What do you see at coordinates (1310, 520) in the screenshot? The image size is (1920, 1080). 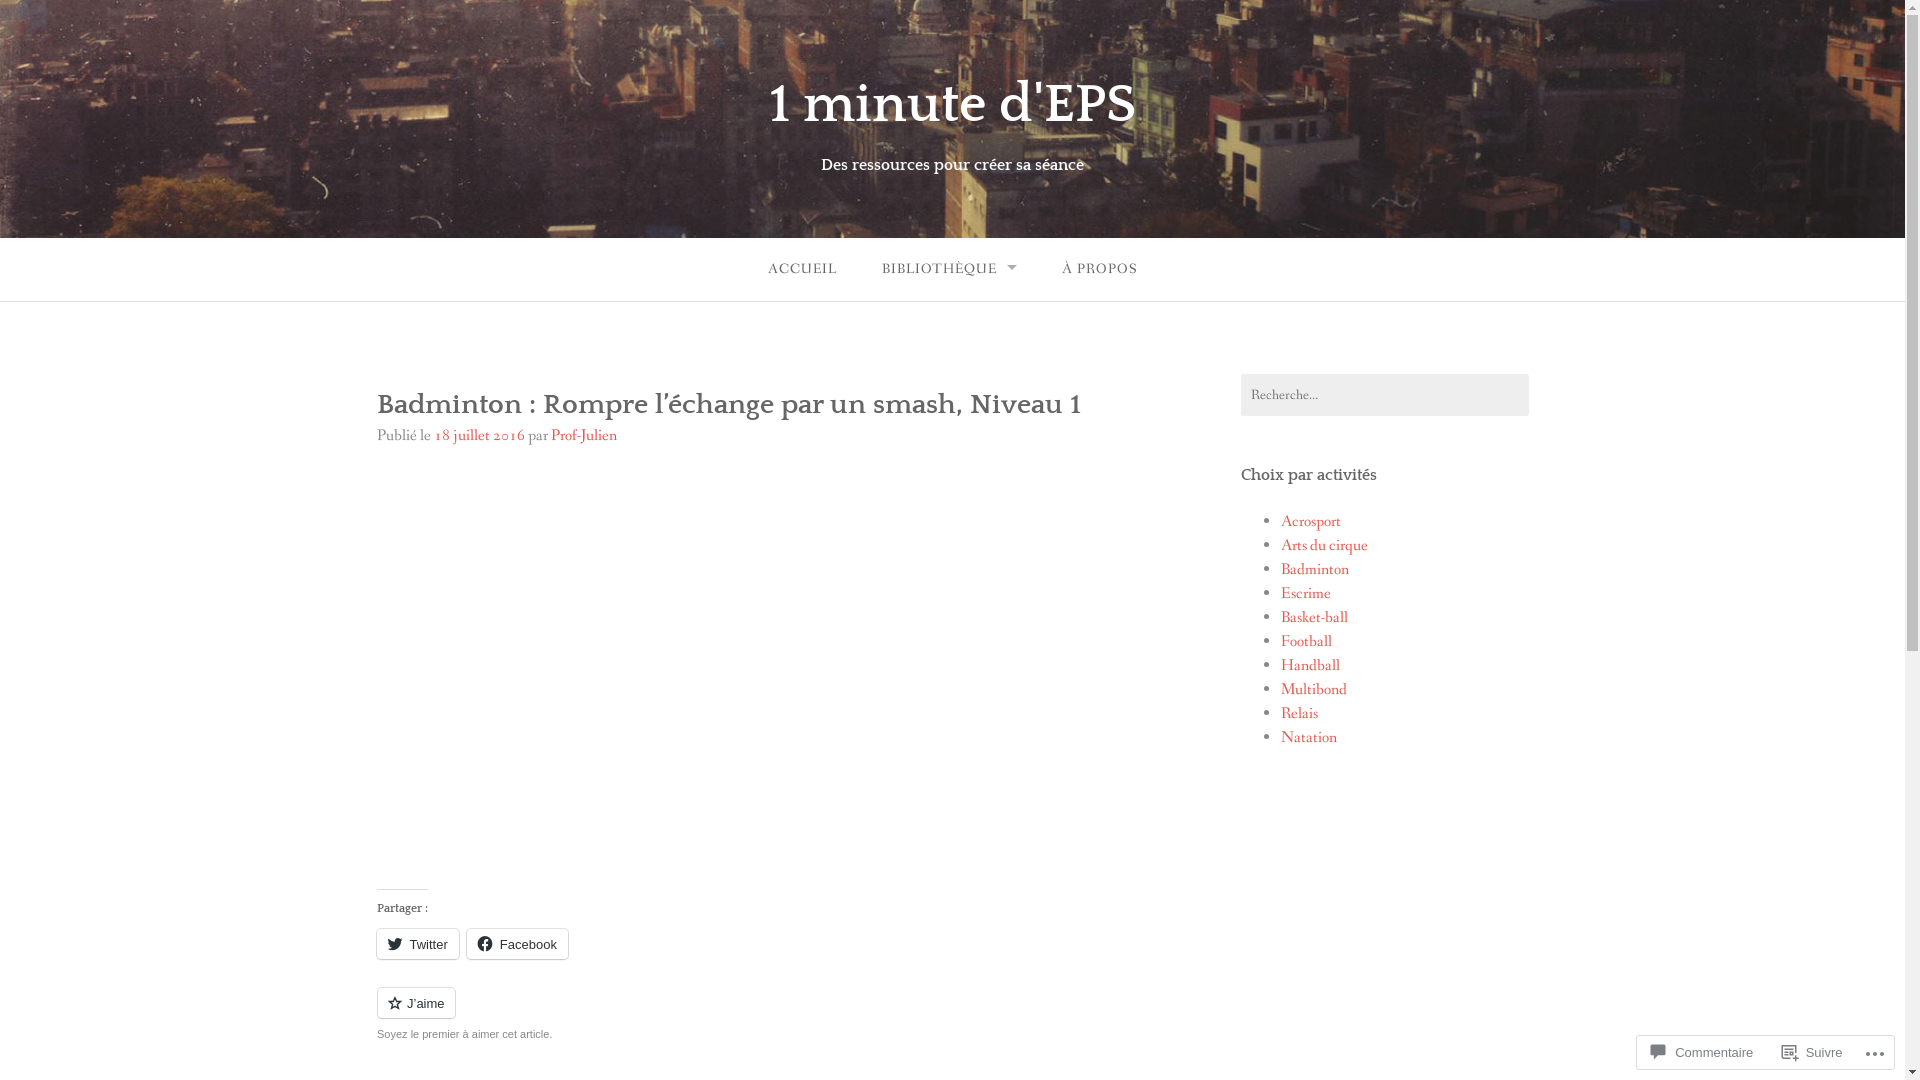 I see `'Acrosport'` at bounding box center [1310, 520].